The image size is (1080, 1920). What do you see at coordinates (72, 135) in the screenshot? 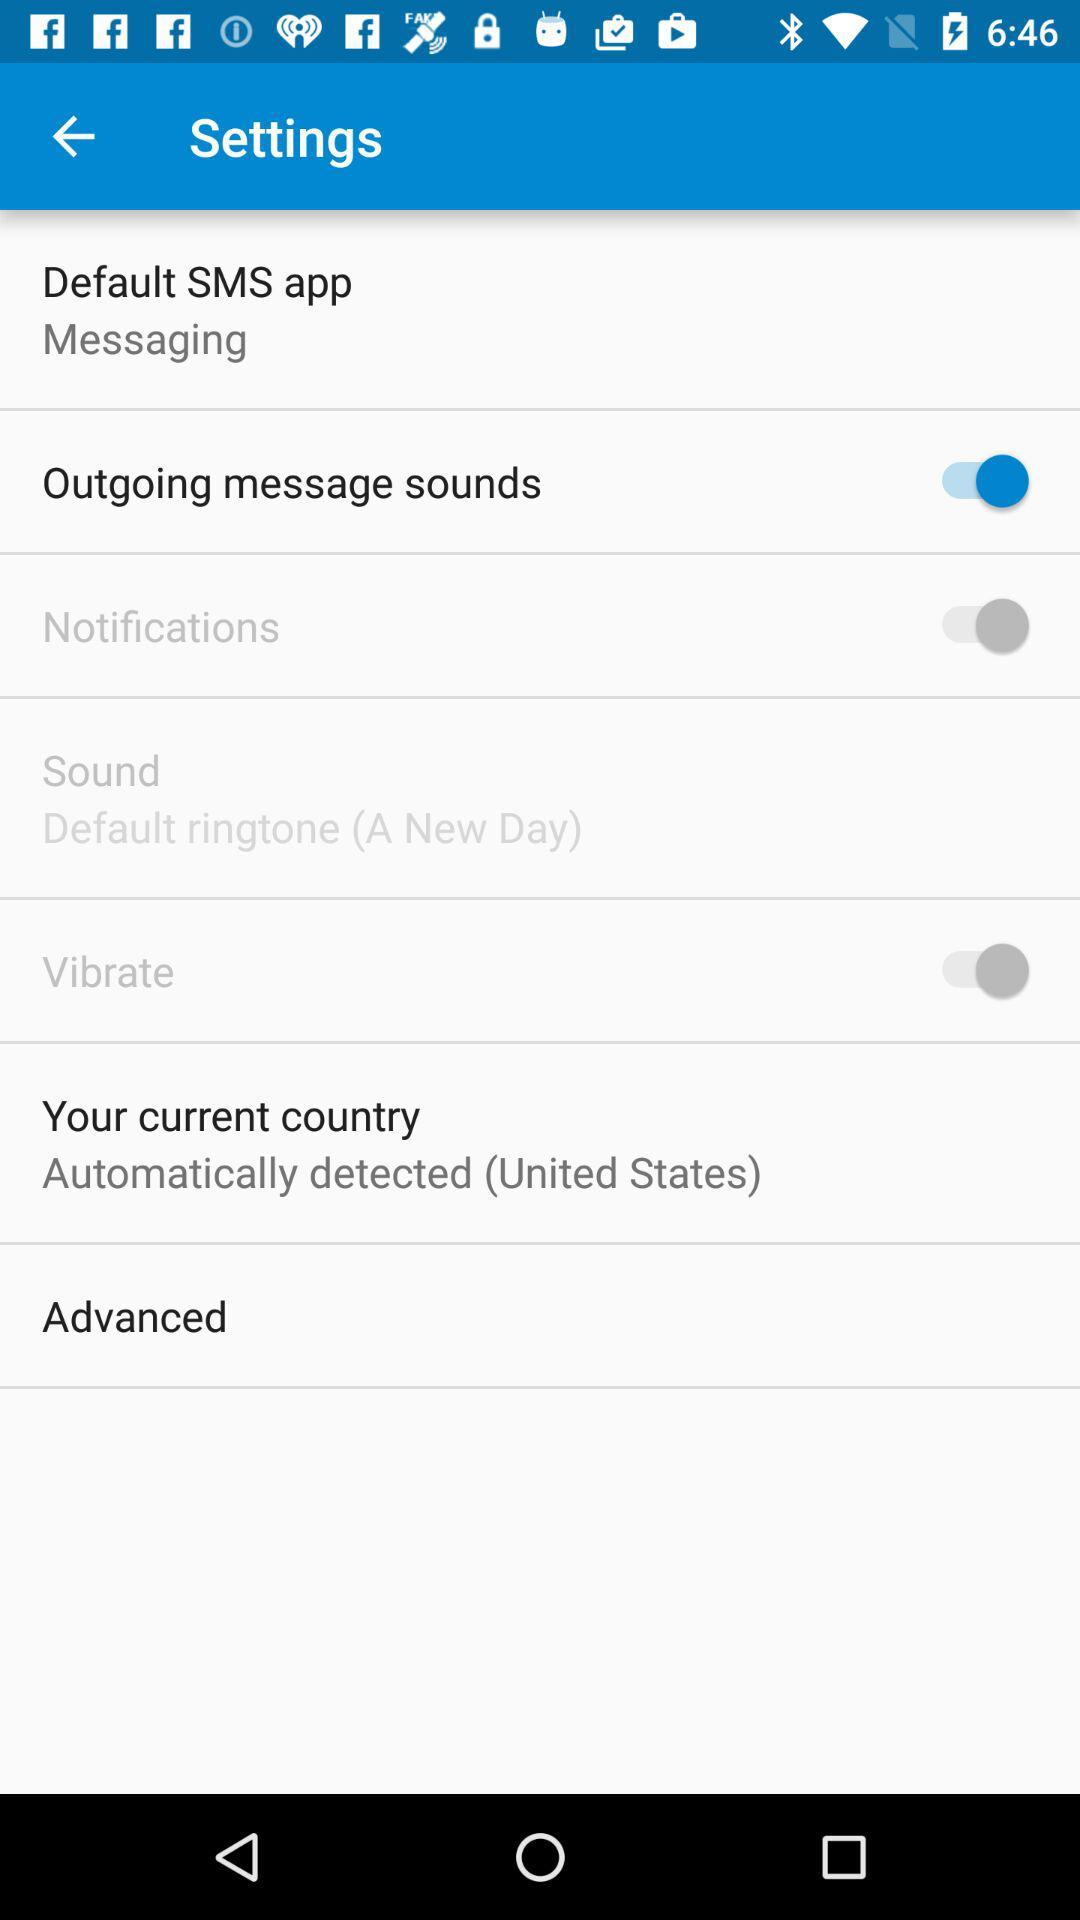
I see `item above the default sms app item` at bounding box center [72, 135].